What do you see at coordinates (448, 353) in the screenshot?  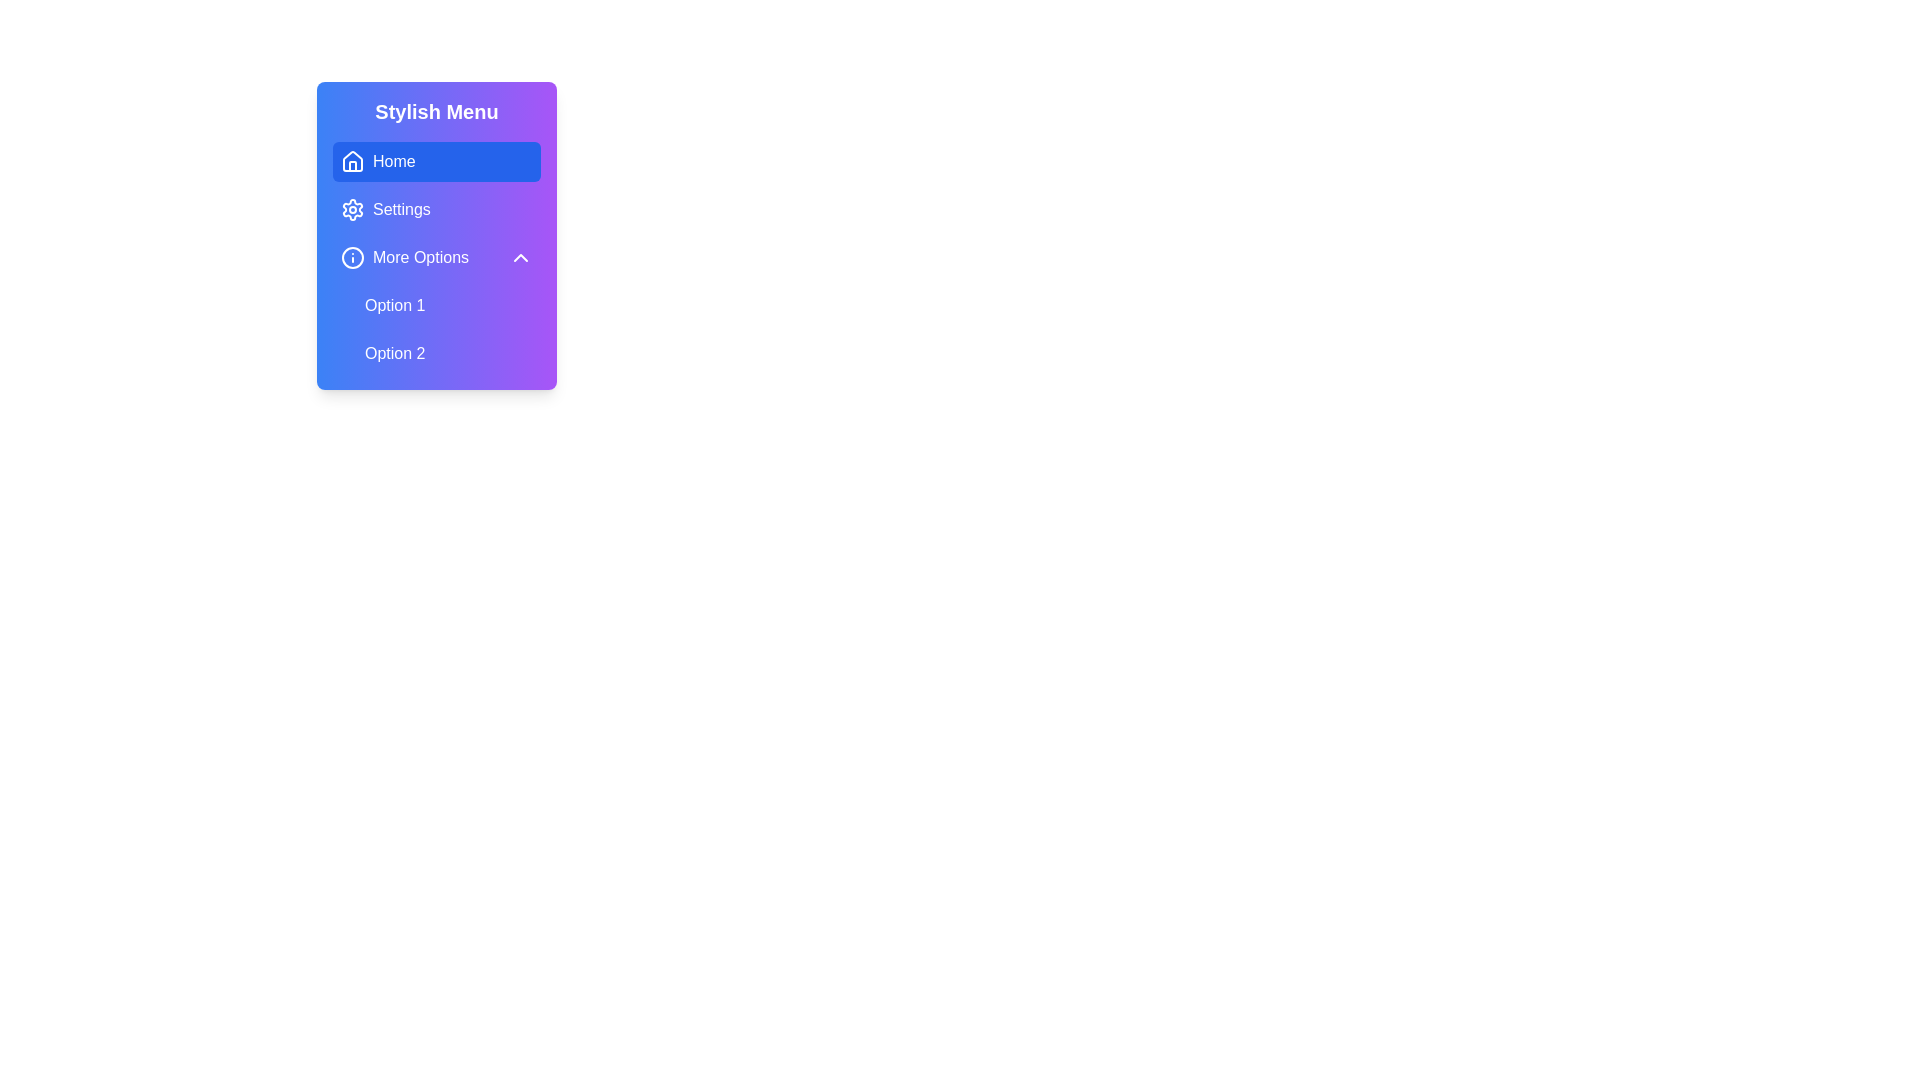 I see `the 'Option 2' button, which is a rectangular button with a gradient blue to purple background located below 'Option 1' in a vertical list` at bounding box center [448, 353].